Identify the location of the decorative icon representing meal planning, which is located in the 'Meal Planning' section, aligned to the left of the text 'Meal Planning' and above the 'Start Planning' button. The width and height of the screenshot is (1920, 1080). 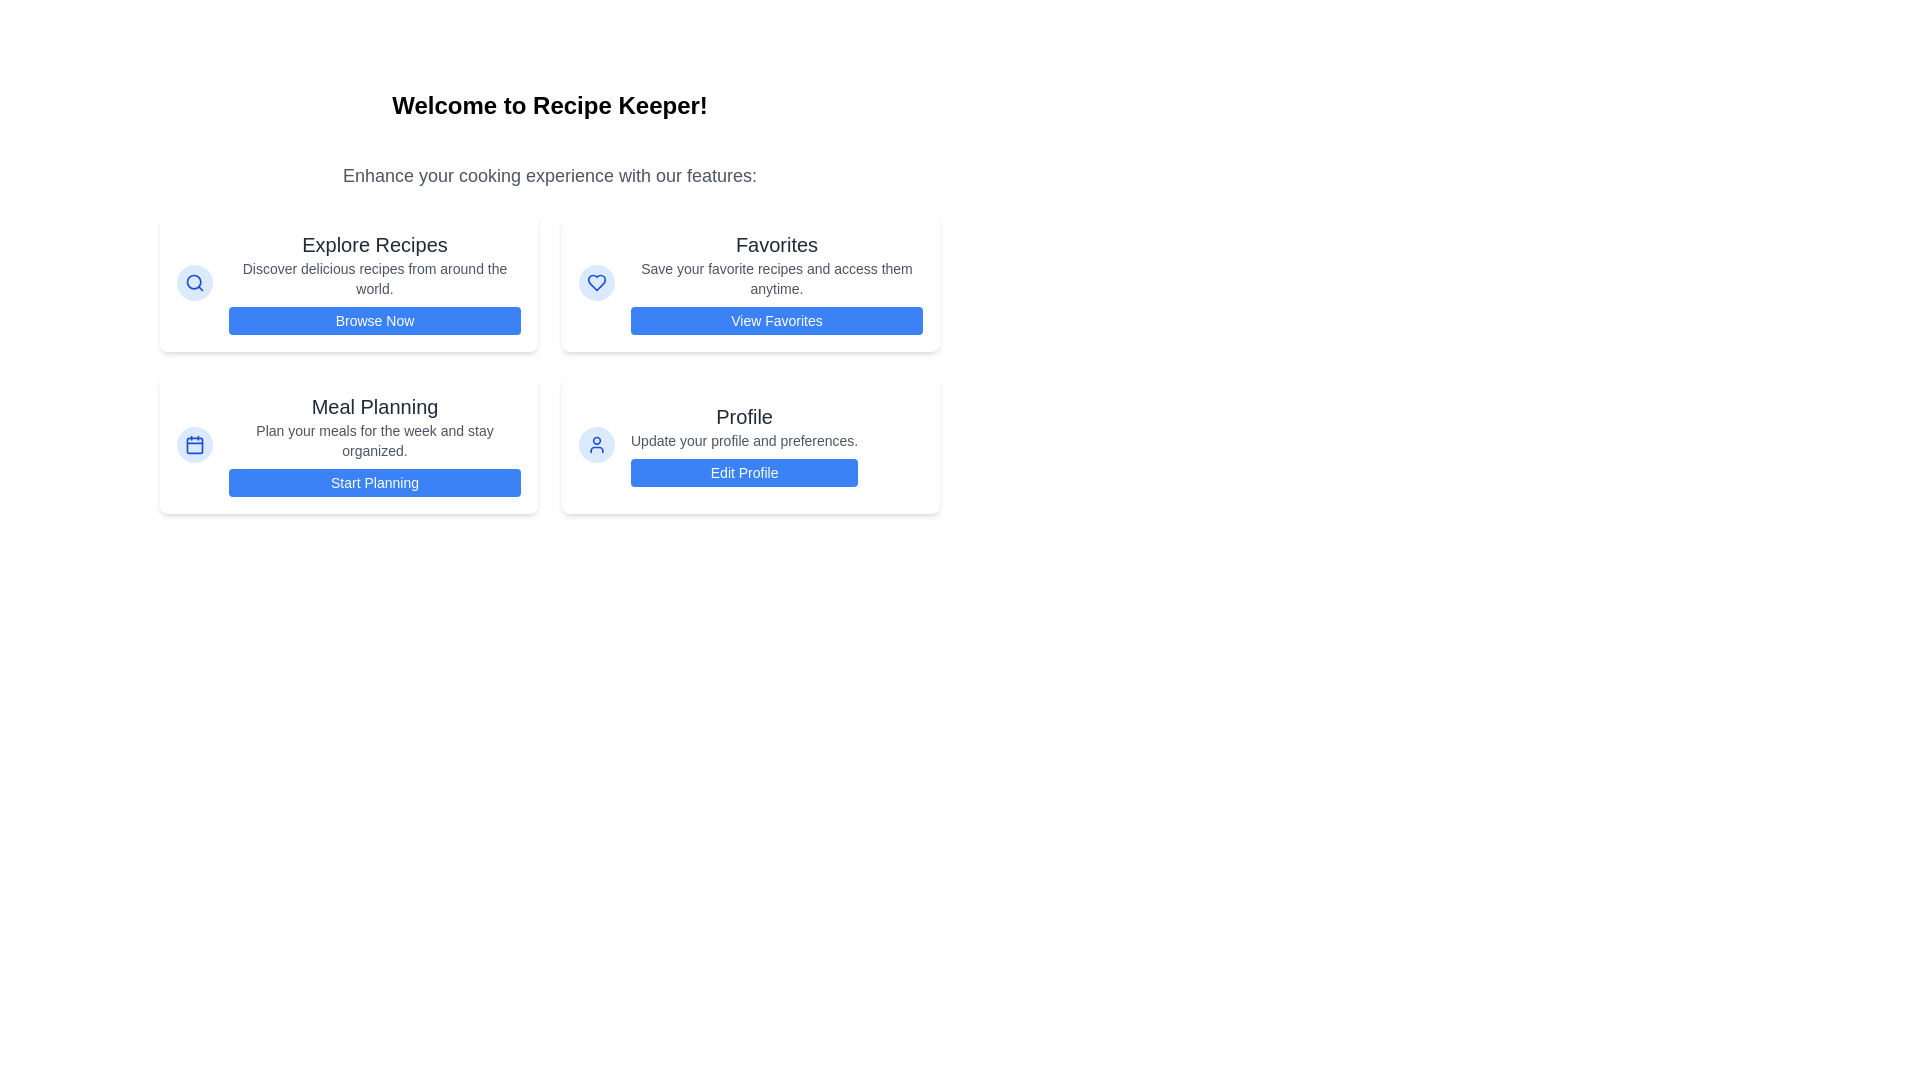
(195, 443).